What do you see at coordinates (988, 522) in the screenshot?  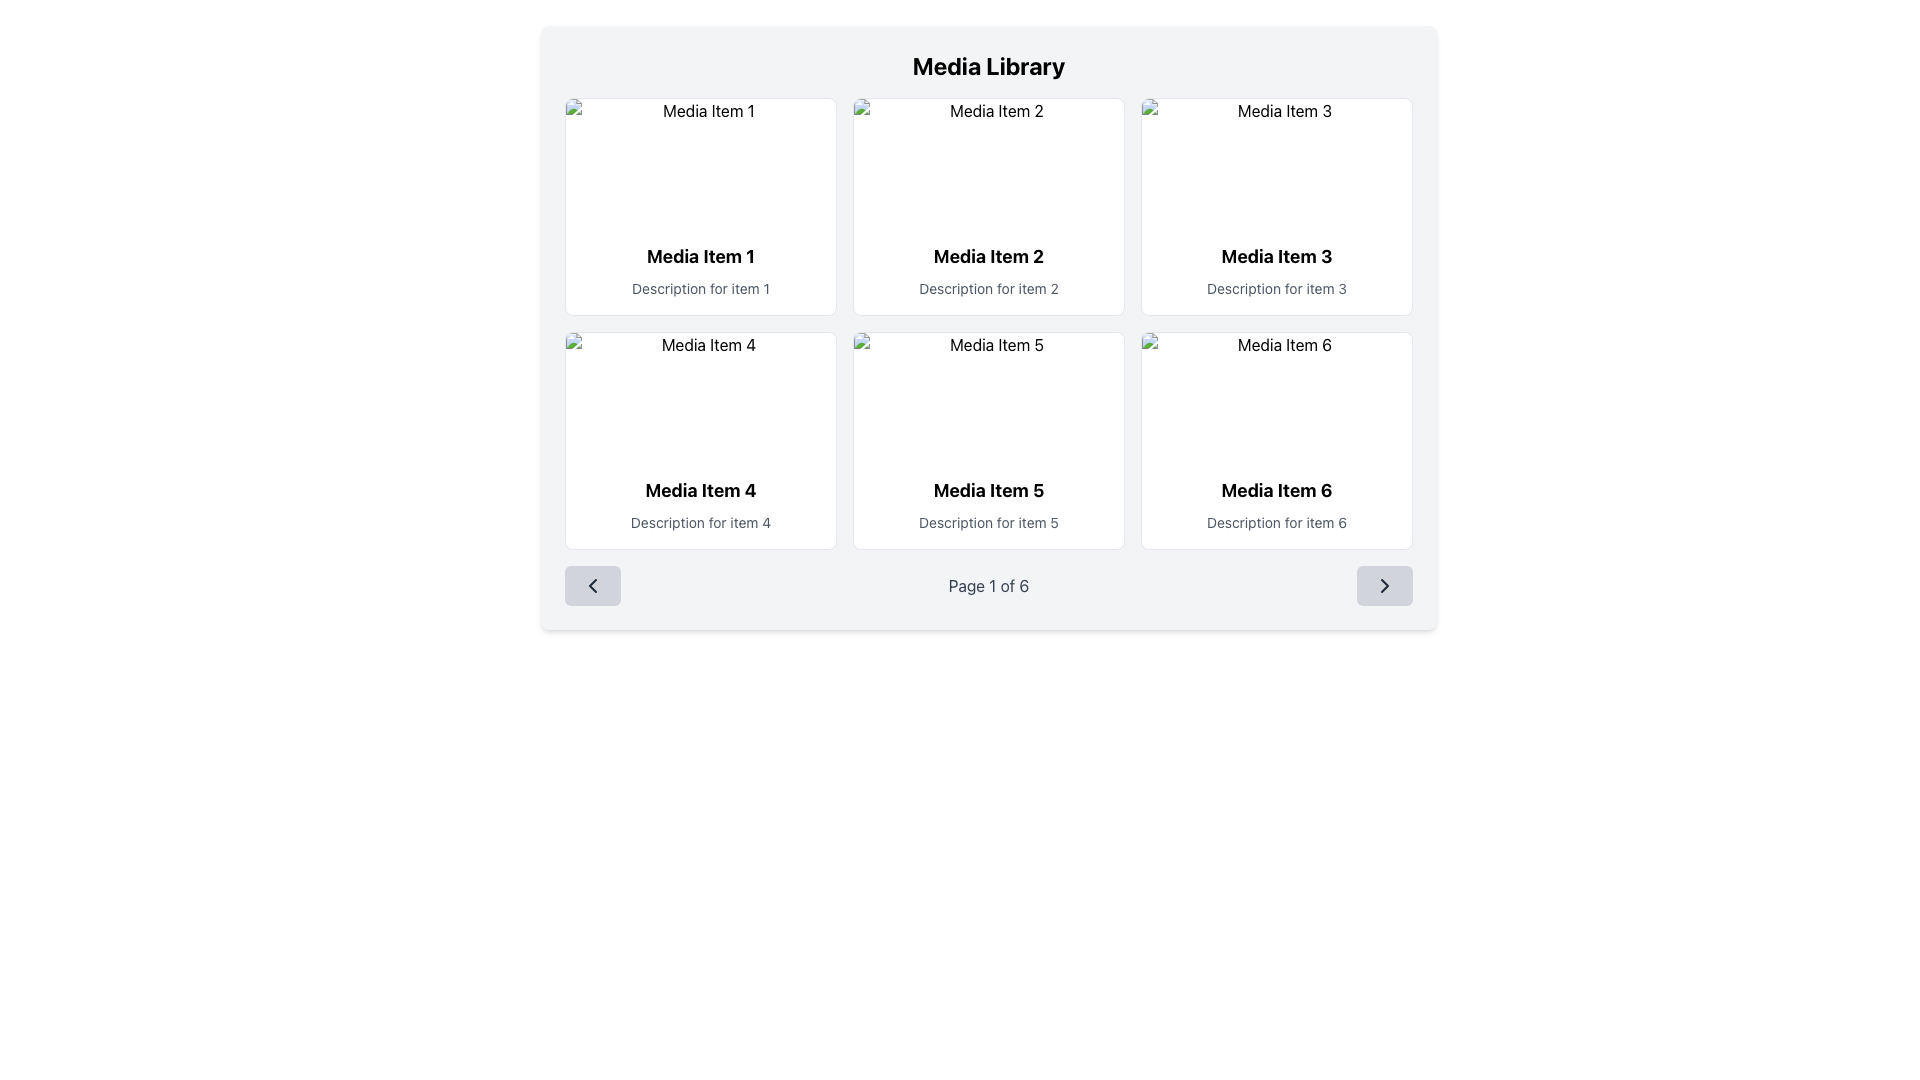 I see `the text label associated with the fifth media item, located below the title 'Media Item 5' in the layout grid` at bounding box center [988, 522].